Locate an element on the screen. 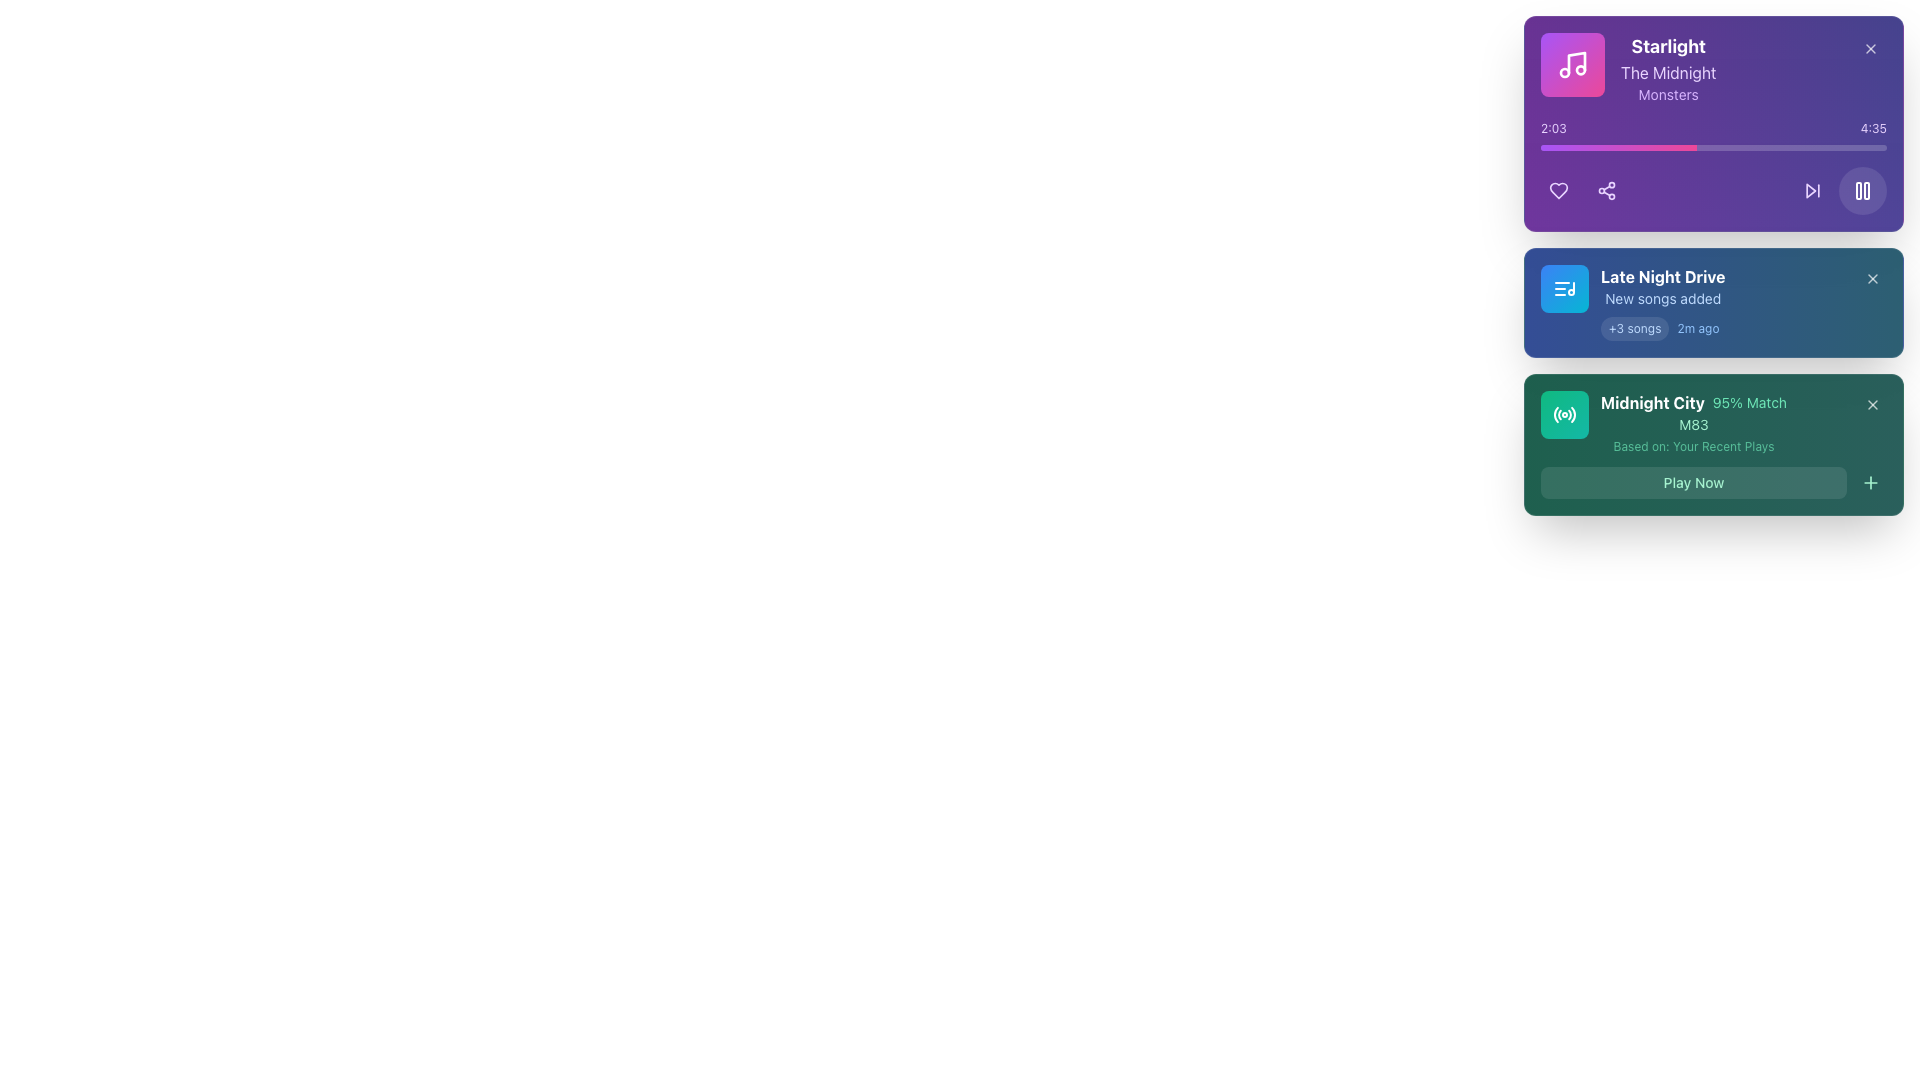  the triangle-shaped play icon located within the purple card titled 'Starlight' at the top of the interface is located at coordinates (1811, 191).